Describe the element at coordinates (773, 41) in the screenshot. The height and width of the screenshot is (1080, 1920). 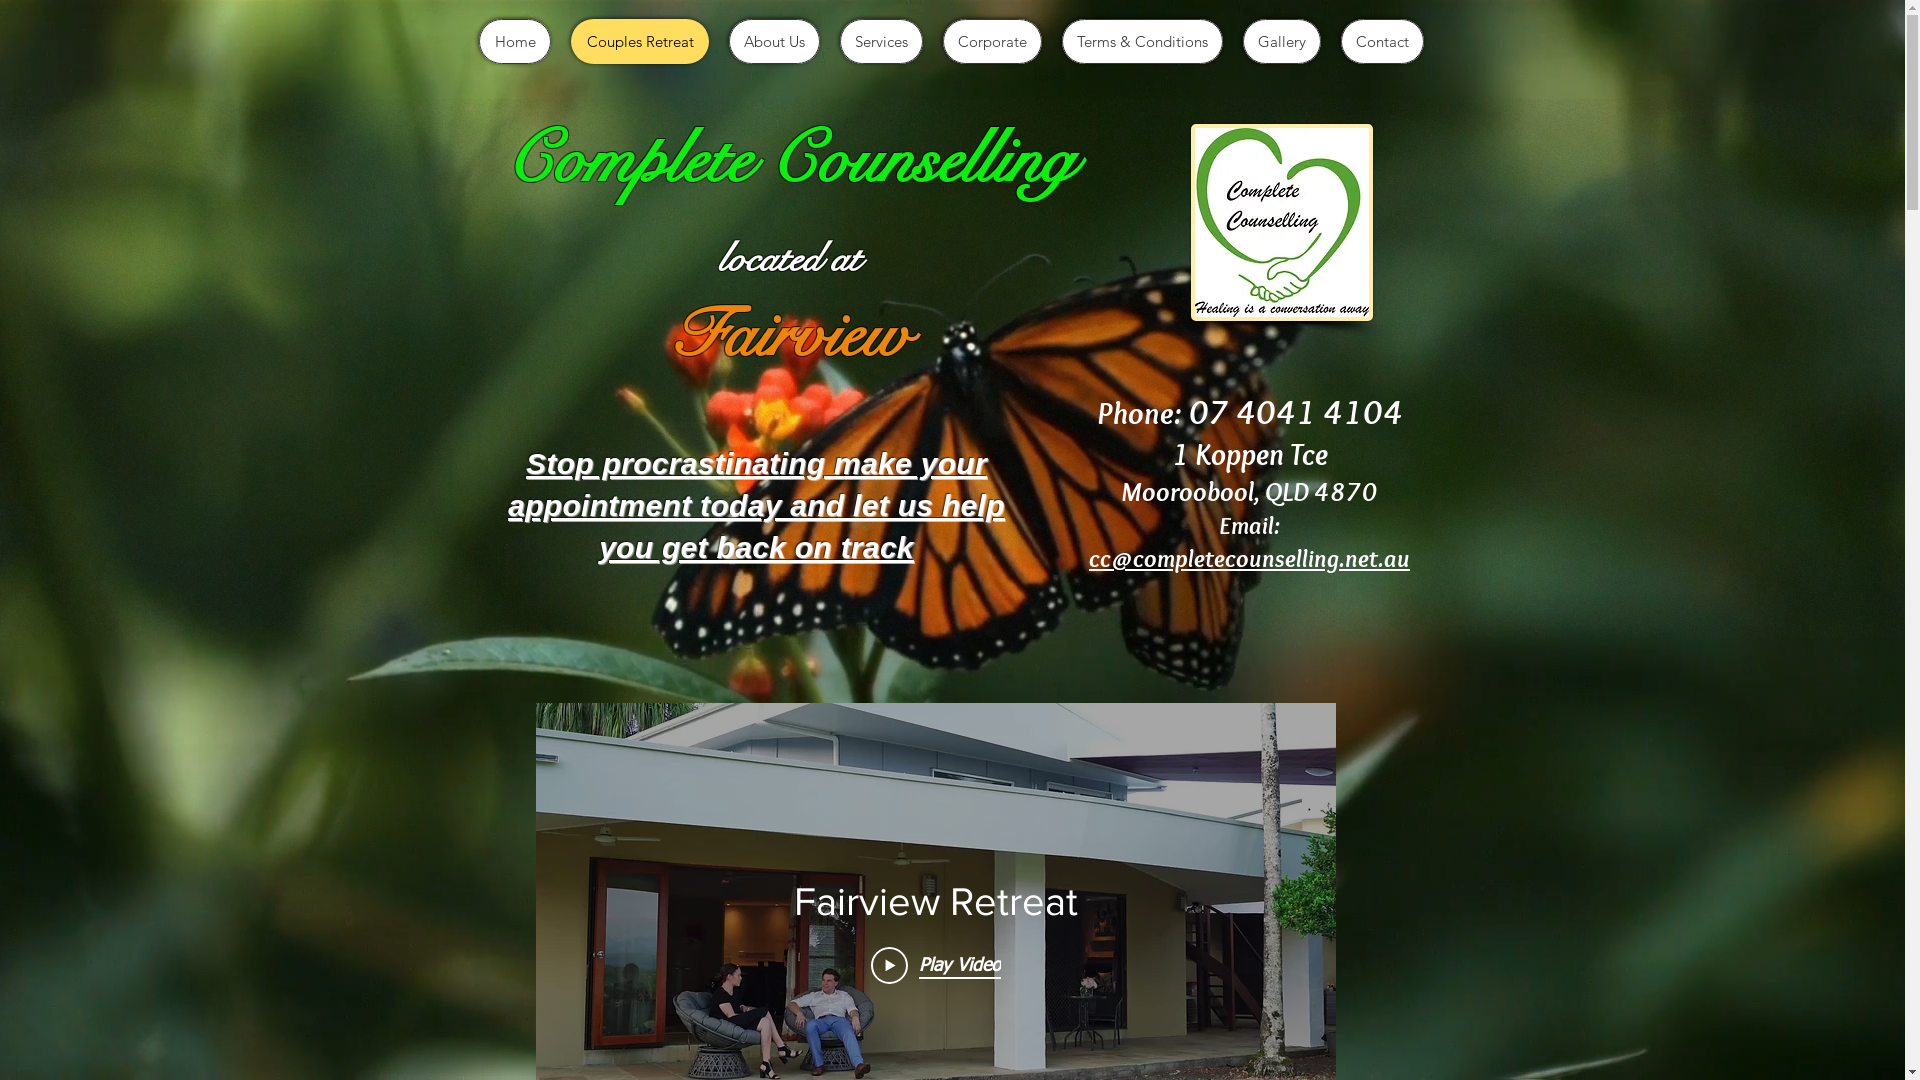
I see `'About Us'` at that location.